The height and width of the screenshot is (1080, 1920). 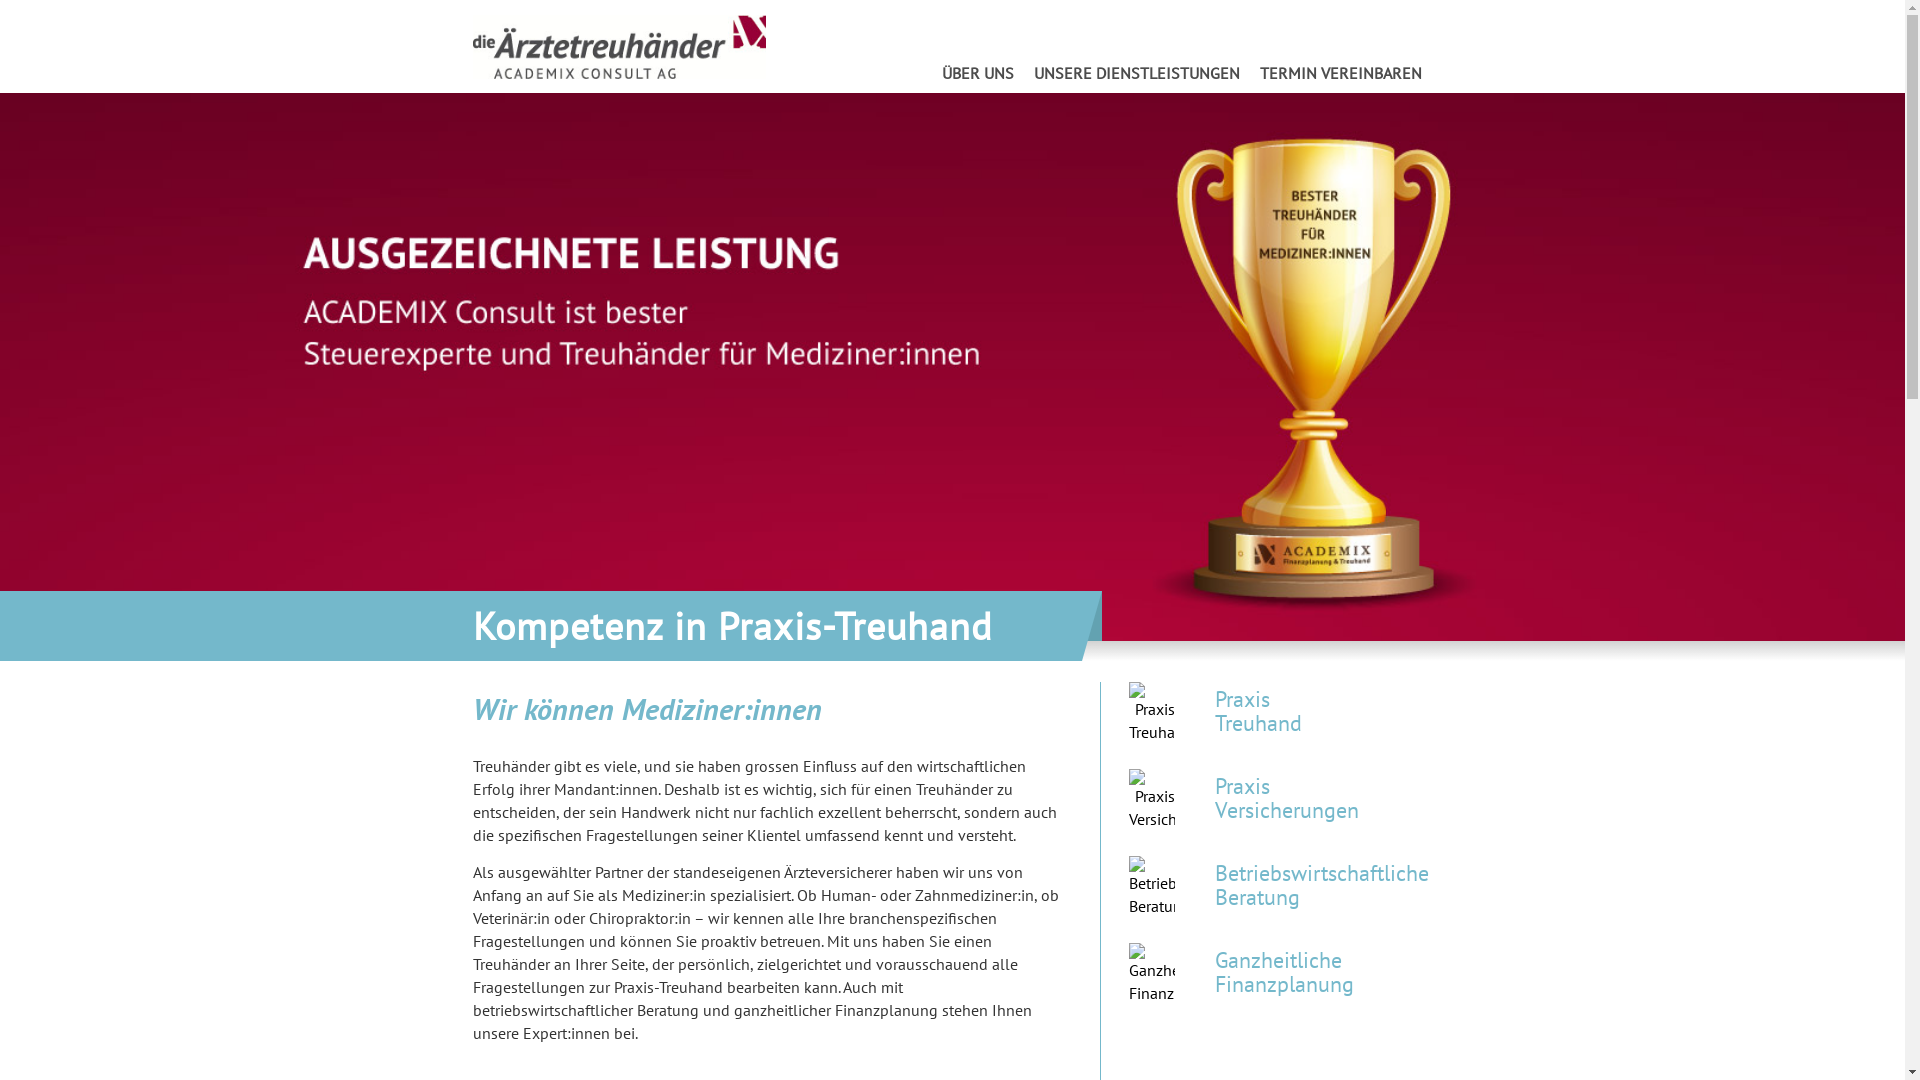 I want to click on 'UNSERE DIENSTLEISTUNGEN', so click(x=1137, y=72).